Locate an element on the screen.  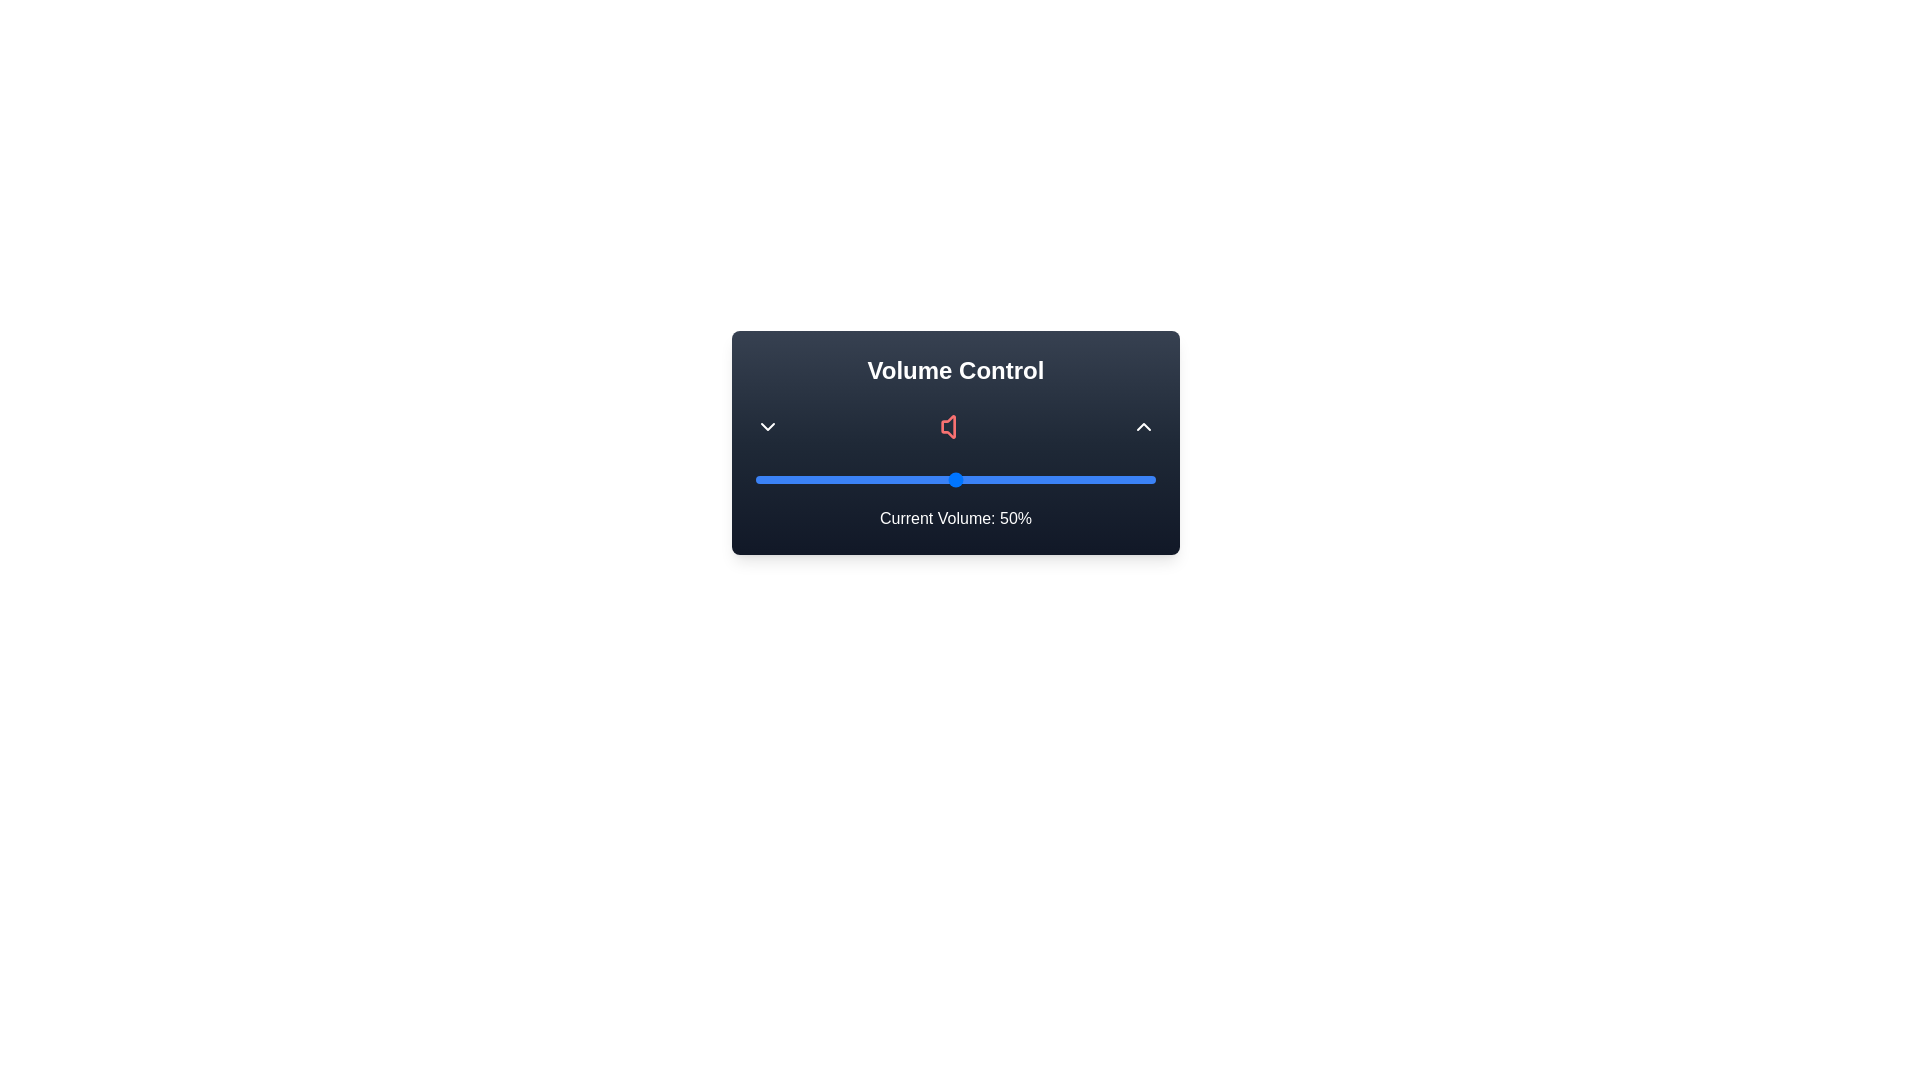
the up arrow button to increase the volume is located at coordinates (1143, 426).